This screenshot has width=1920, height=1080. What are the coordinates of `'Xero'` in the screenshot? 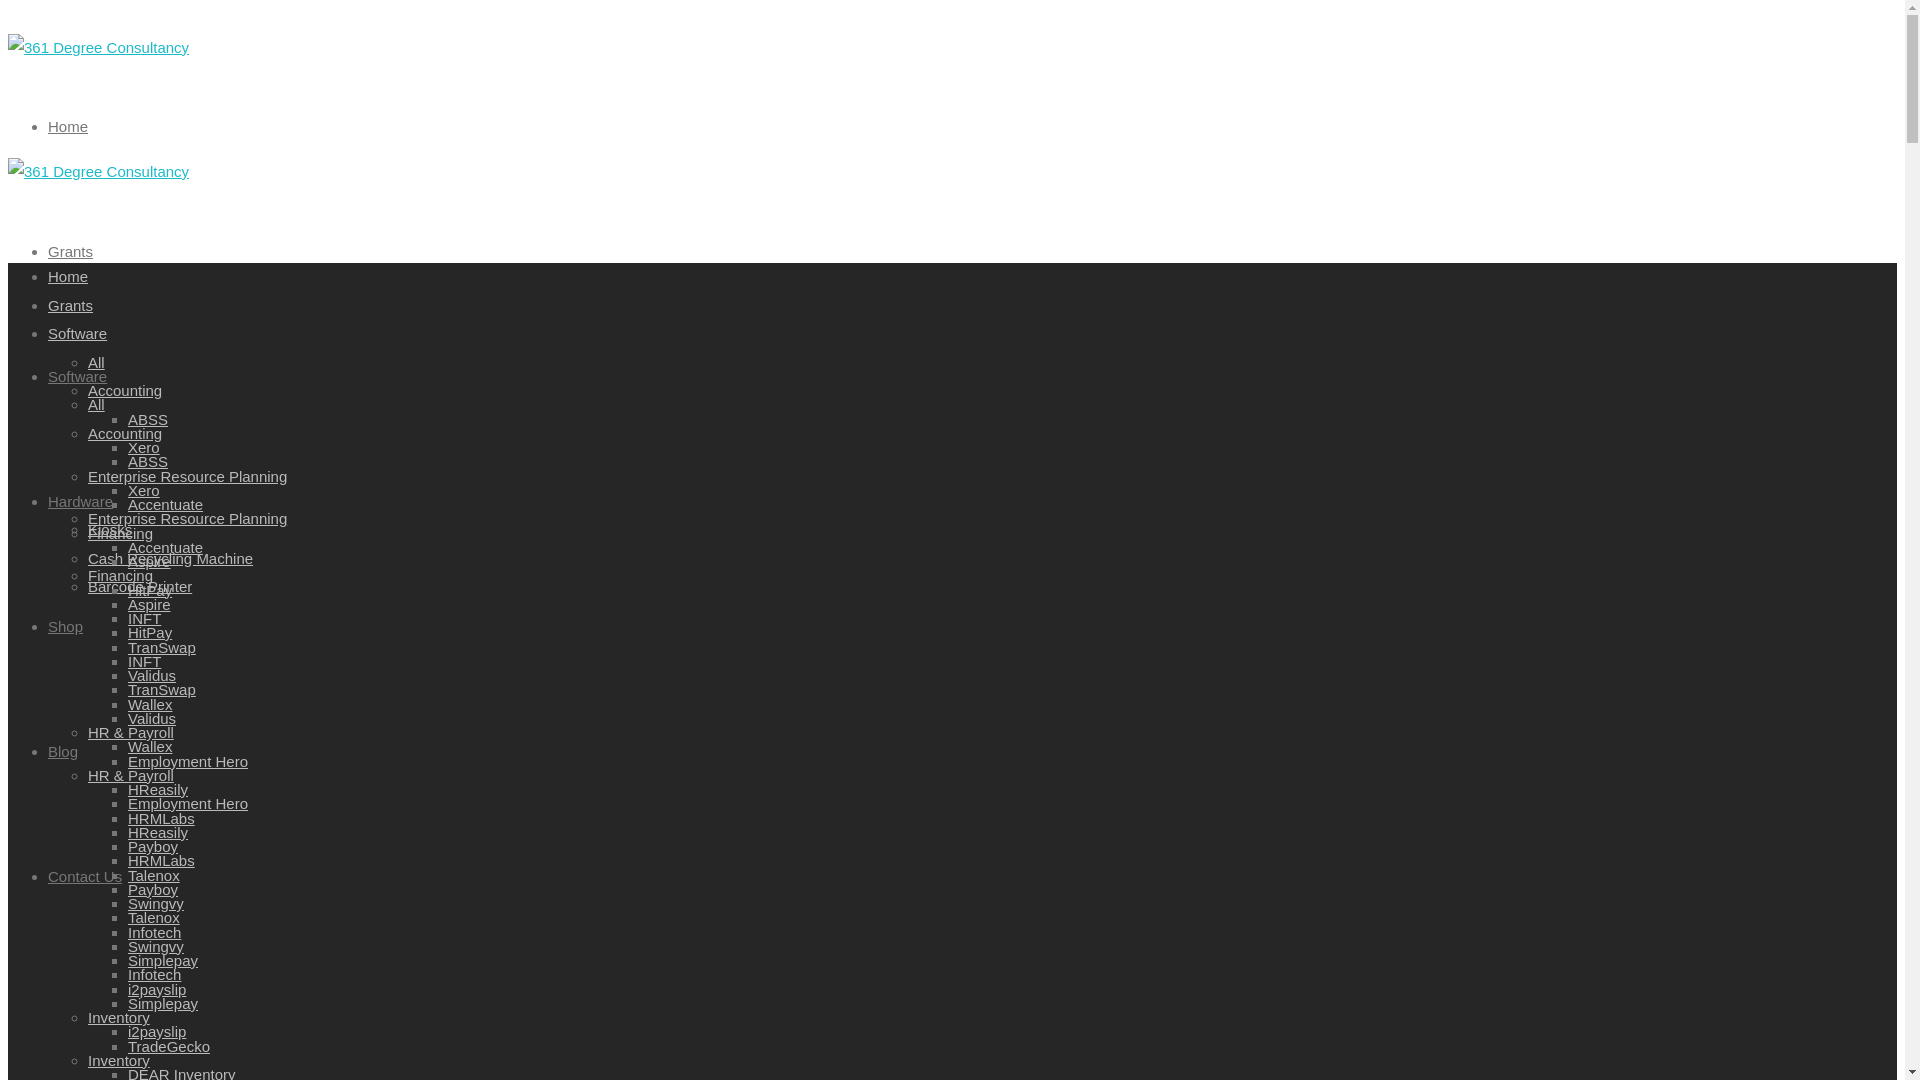 It's located at (127, 446).